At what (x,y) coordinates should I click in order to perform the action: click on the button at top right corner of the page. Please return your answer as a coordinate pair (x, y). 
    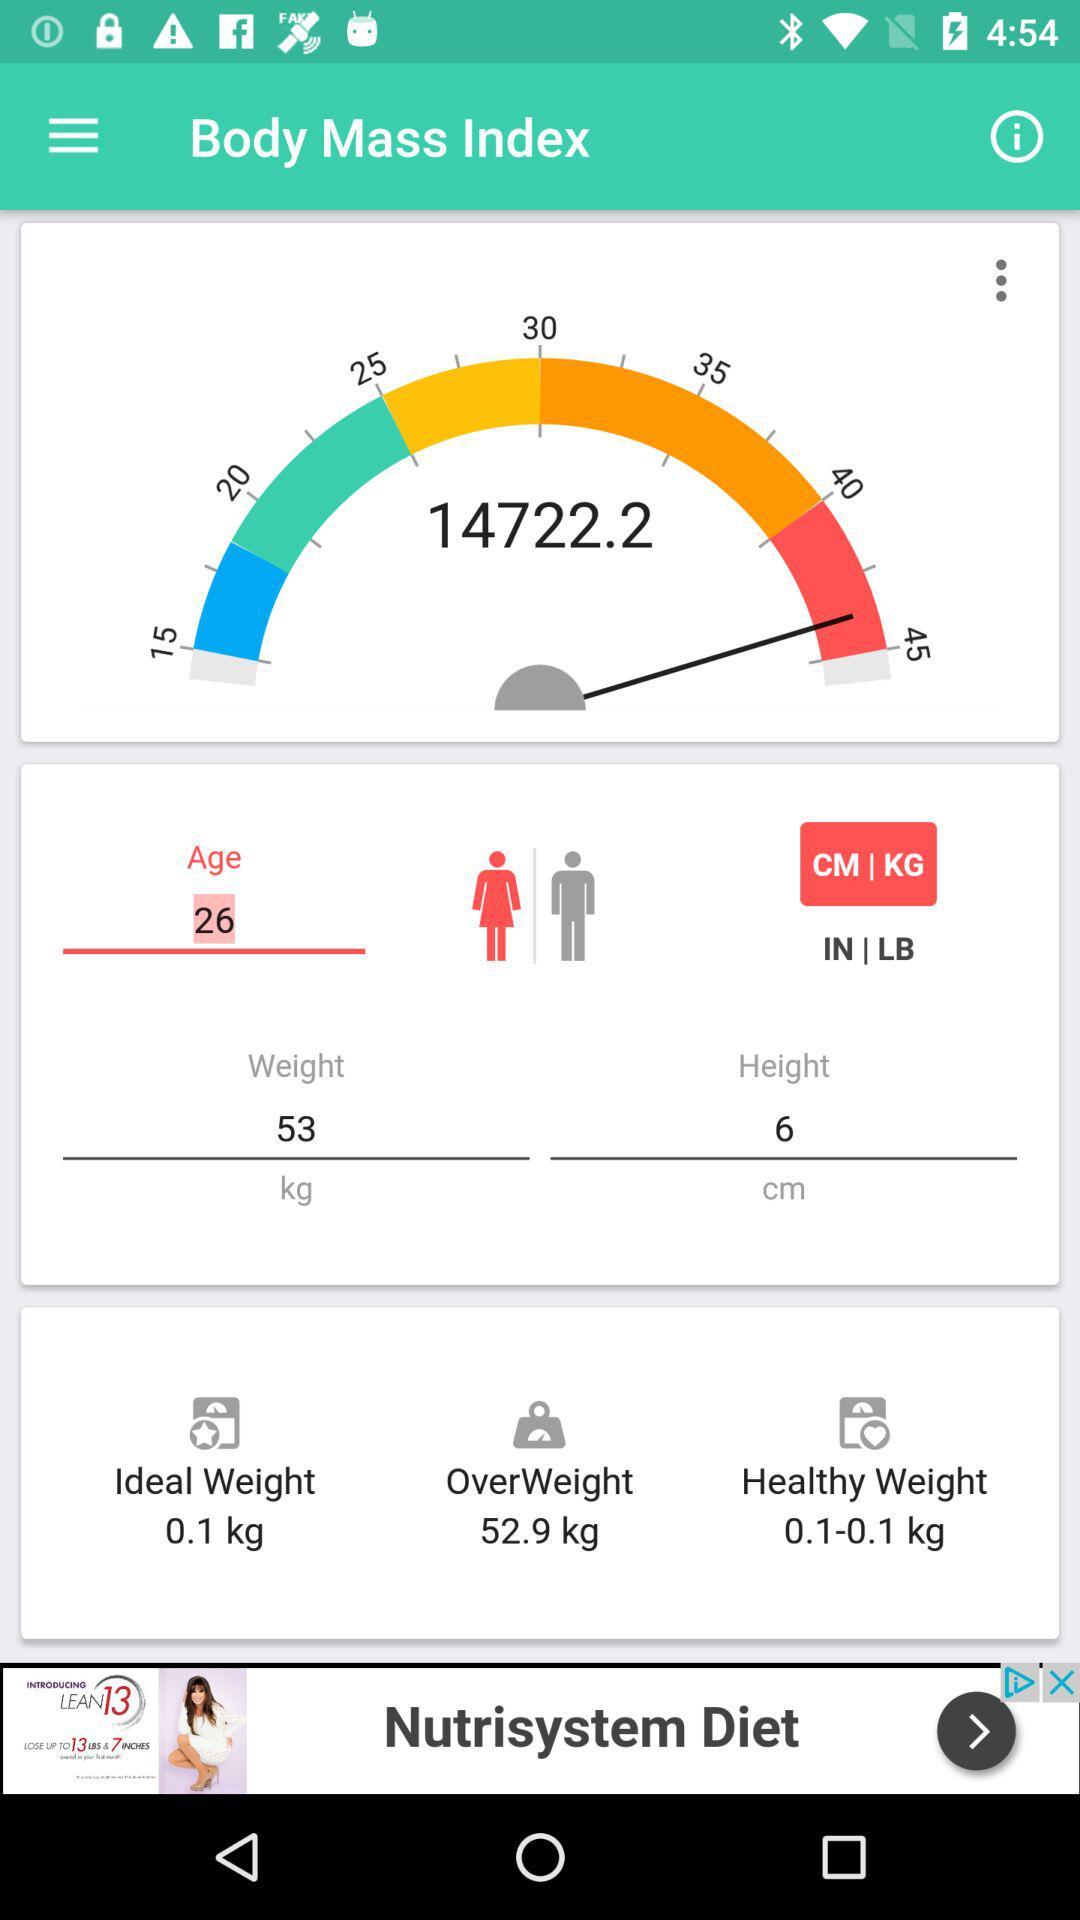
    Looking at the image, I should click on (1017, 136).